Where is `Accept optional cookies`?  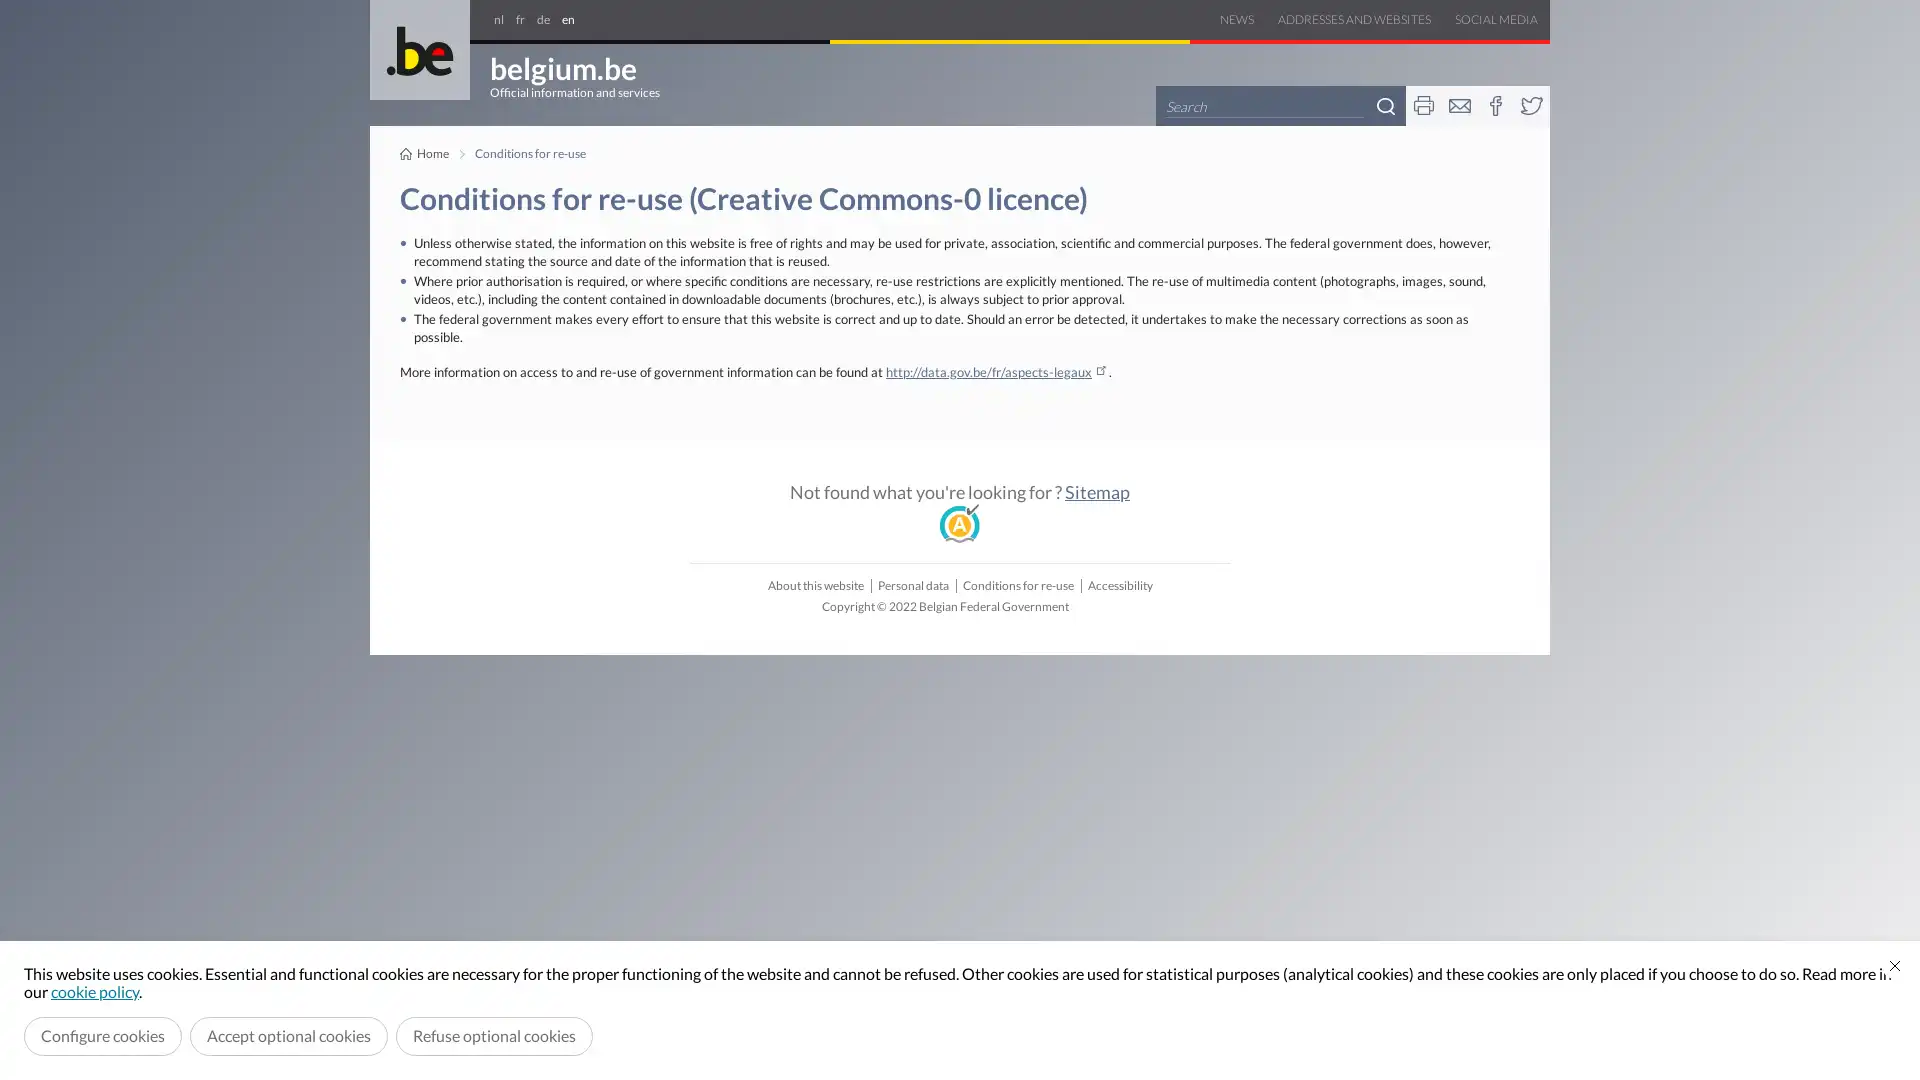
Accept optional cookies is located at coordinates (287, 1035).